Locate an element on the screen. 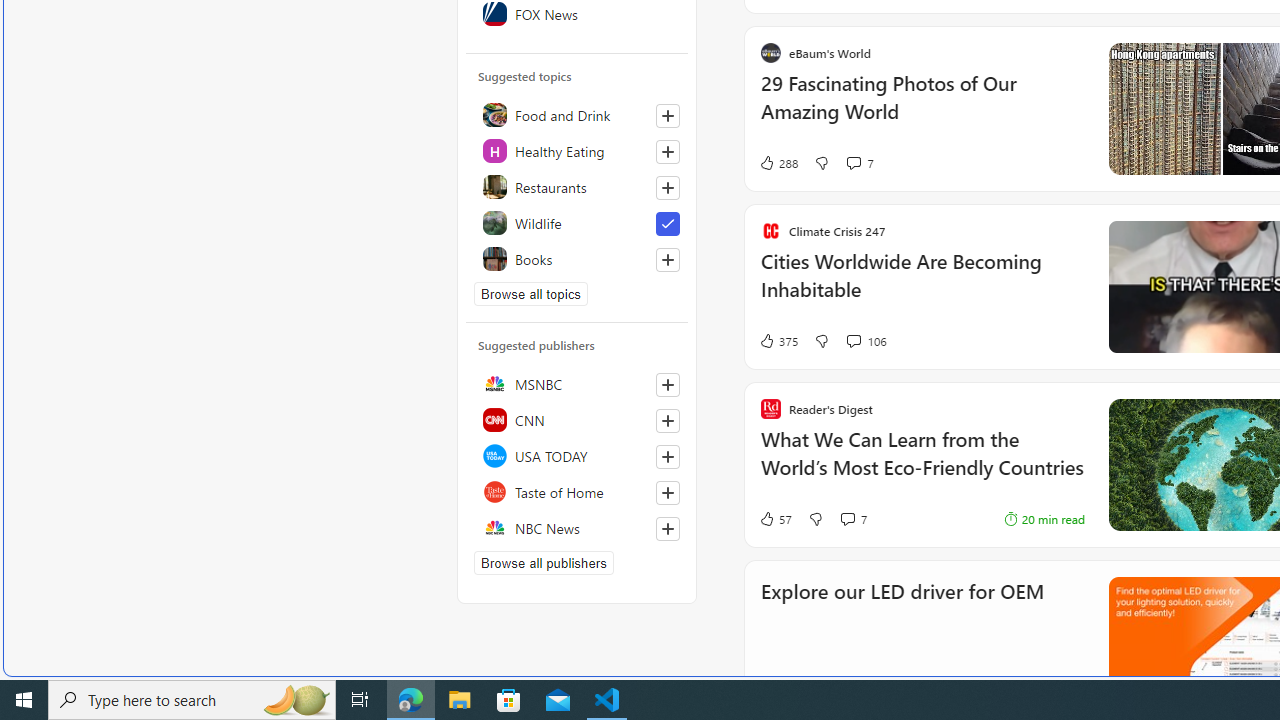 This screenshot has height=720, width=1280. '375 Like' is located at coordinates (777, 339).